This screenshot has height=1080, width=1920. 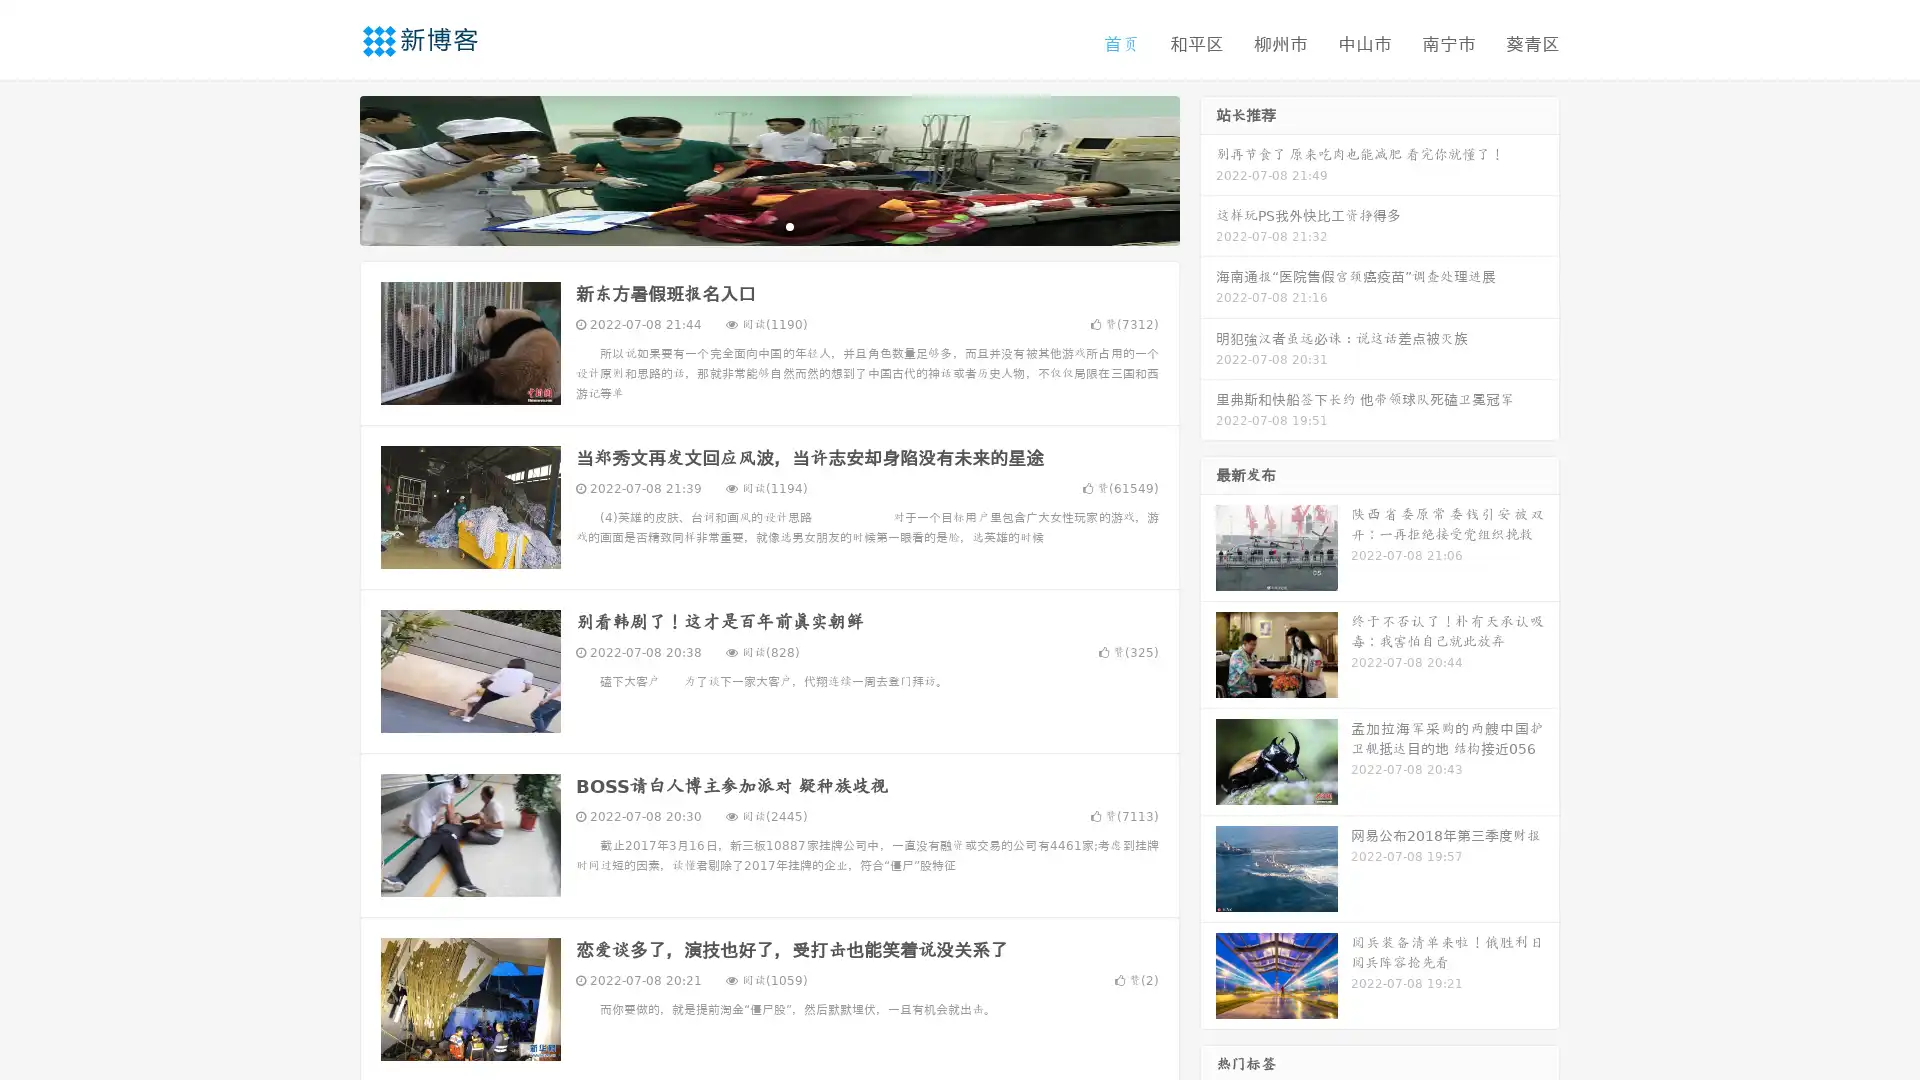 I want to click on Go to slide 2, so click(x=768, y=225).